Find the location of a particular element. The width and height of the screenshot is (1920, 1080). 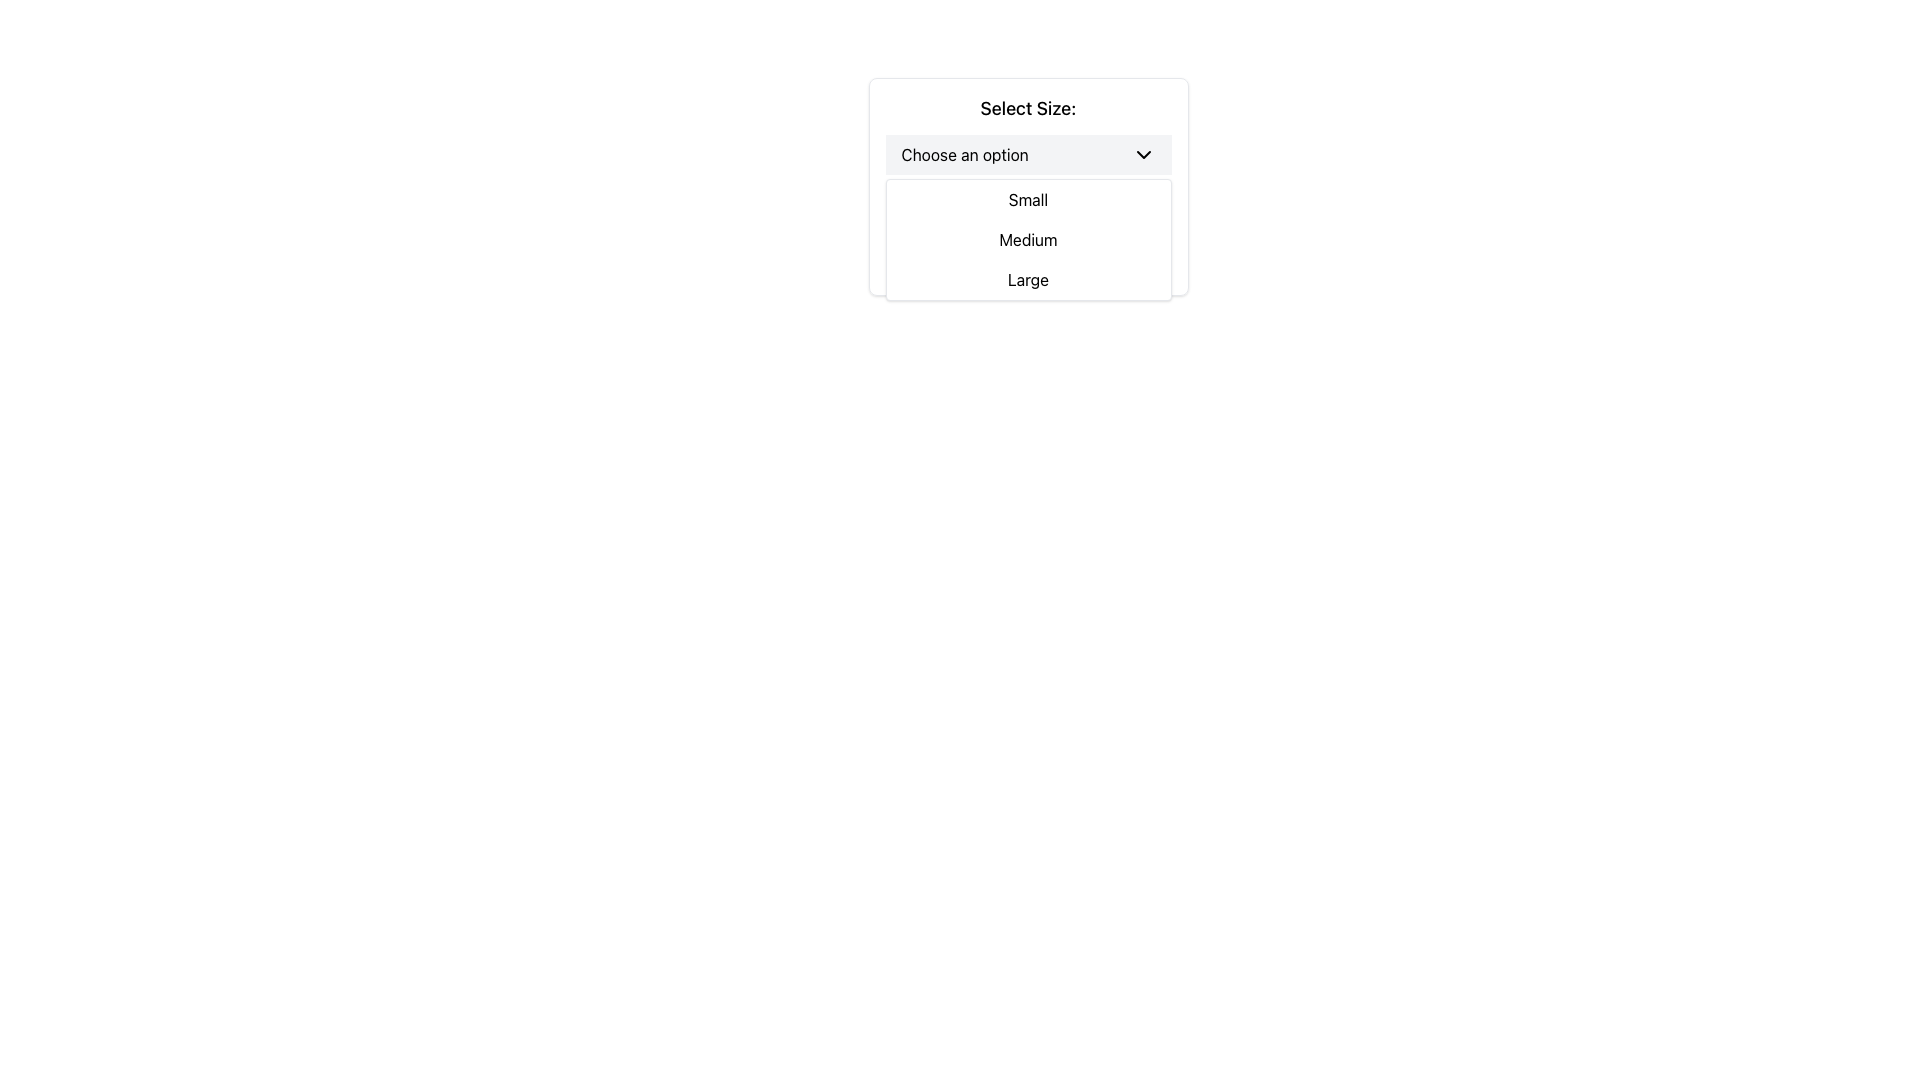

the dropdown menu item labeled 'Small', which is the first item in the dropdown list below the 'Choose an option' label is located at coordinates (1028, 200).